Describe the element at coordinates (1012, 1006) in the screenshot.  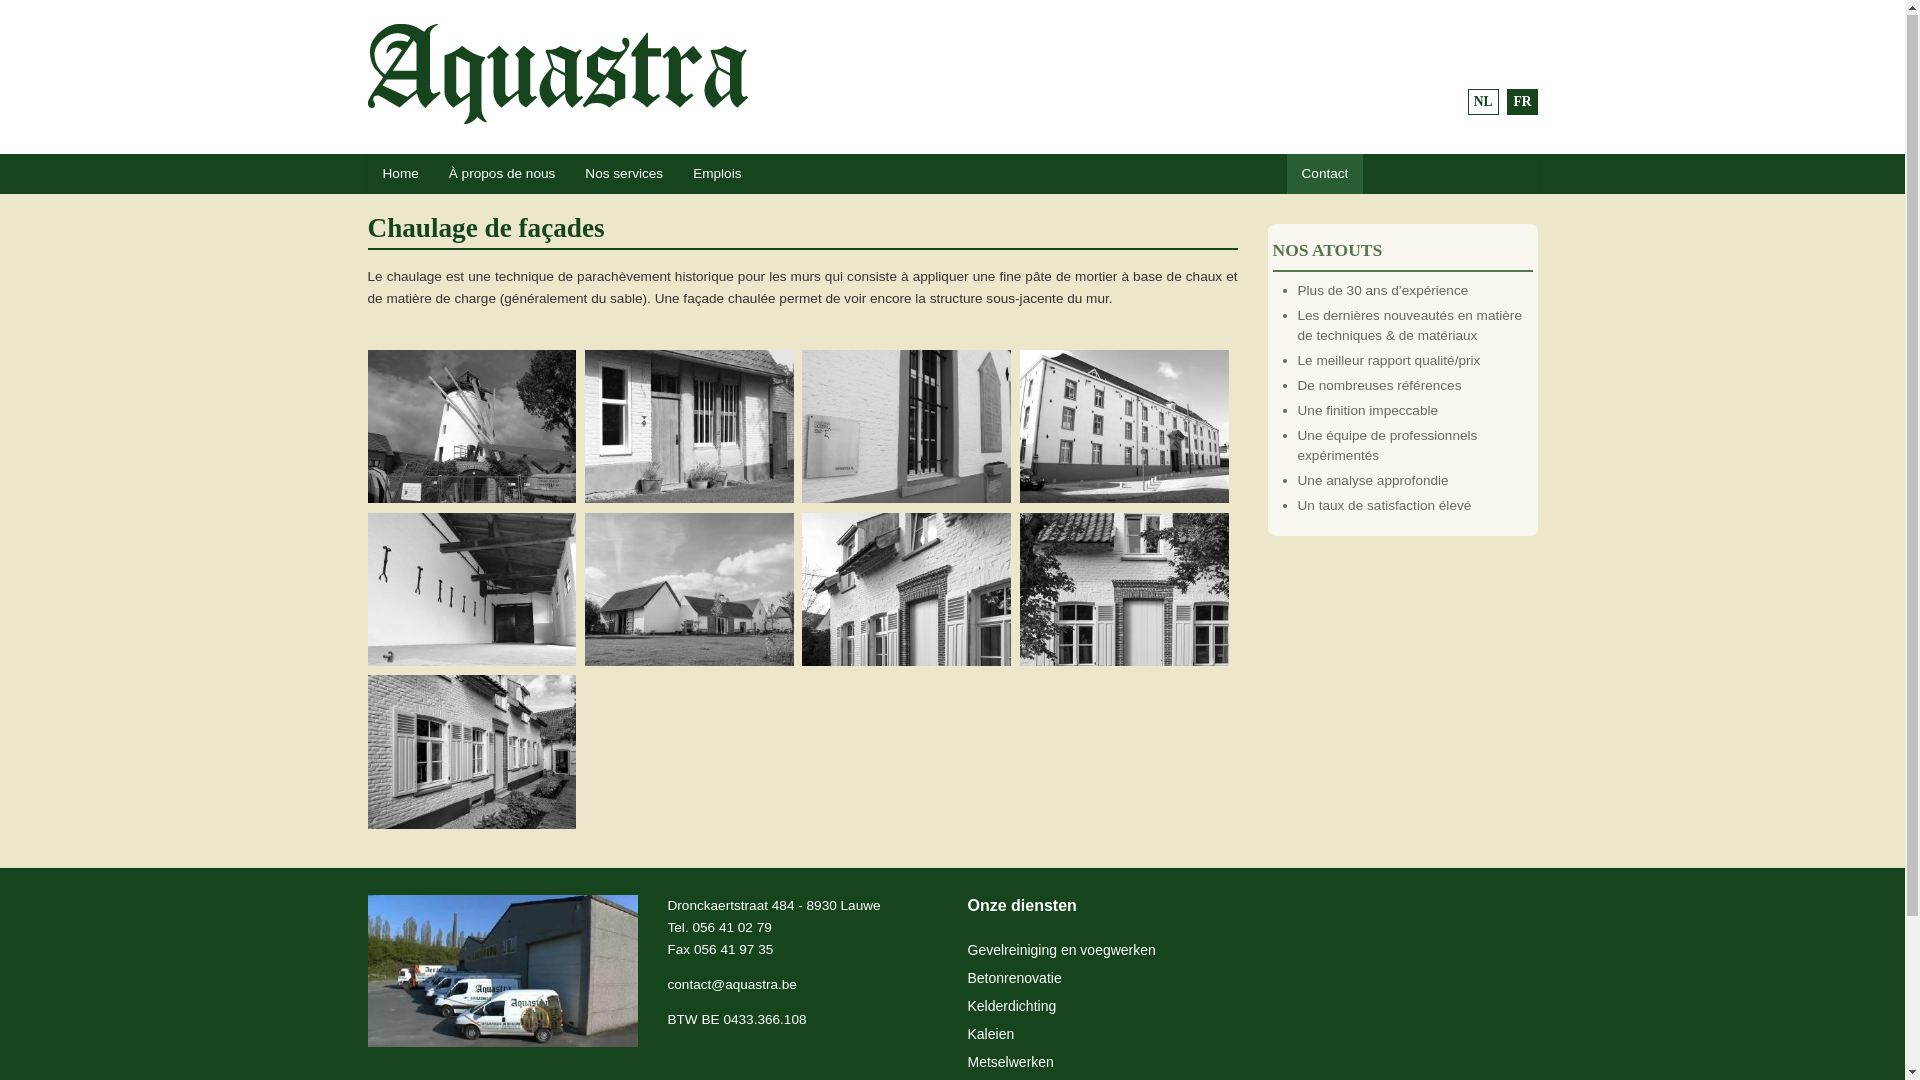
I see `'Kelderdichting'` at that location.